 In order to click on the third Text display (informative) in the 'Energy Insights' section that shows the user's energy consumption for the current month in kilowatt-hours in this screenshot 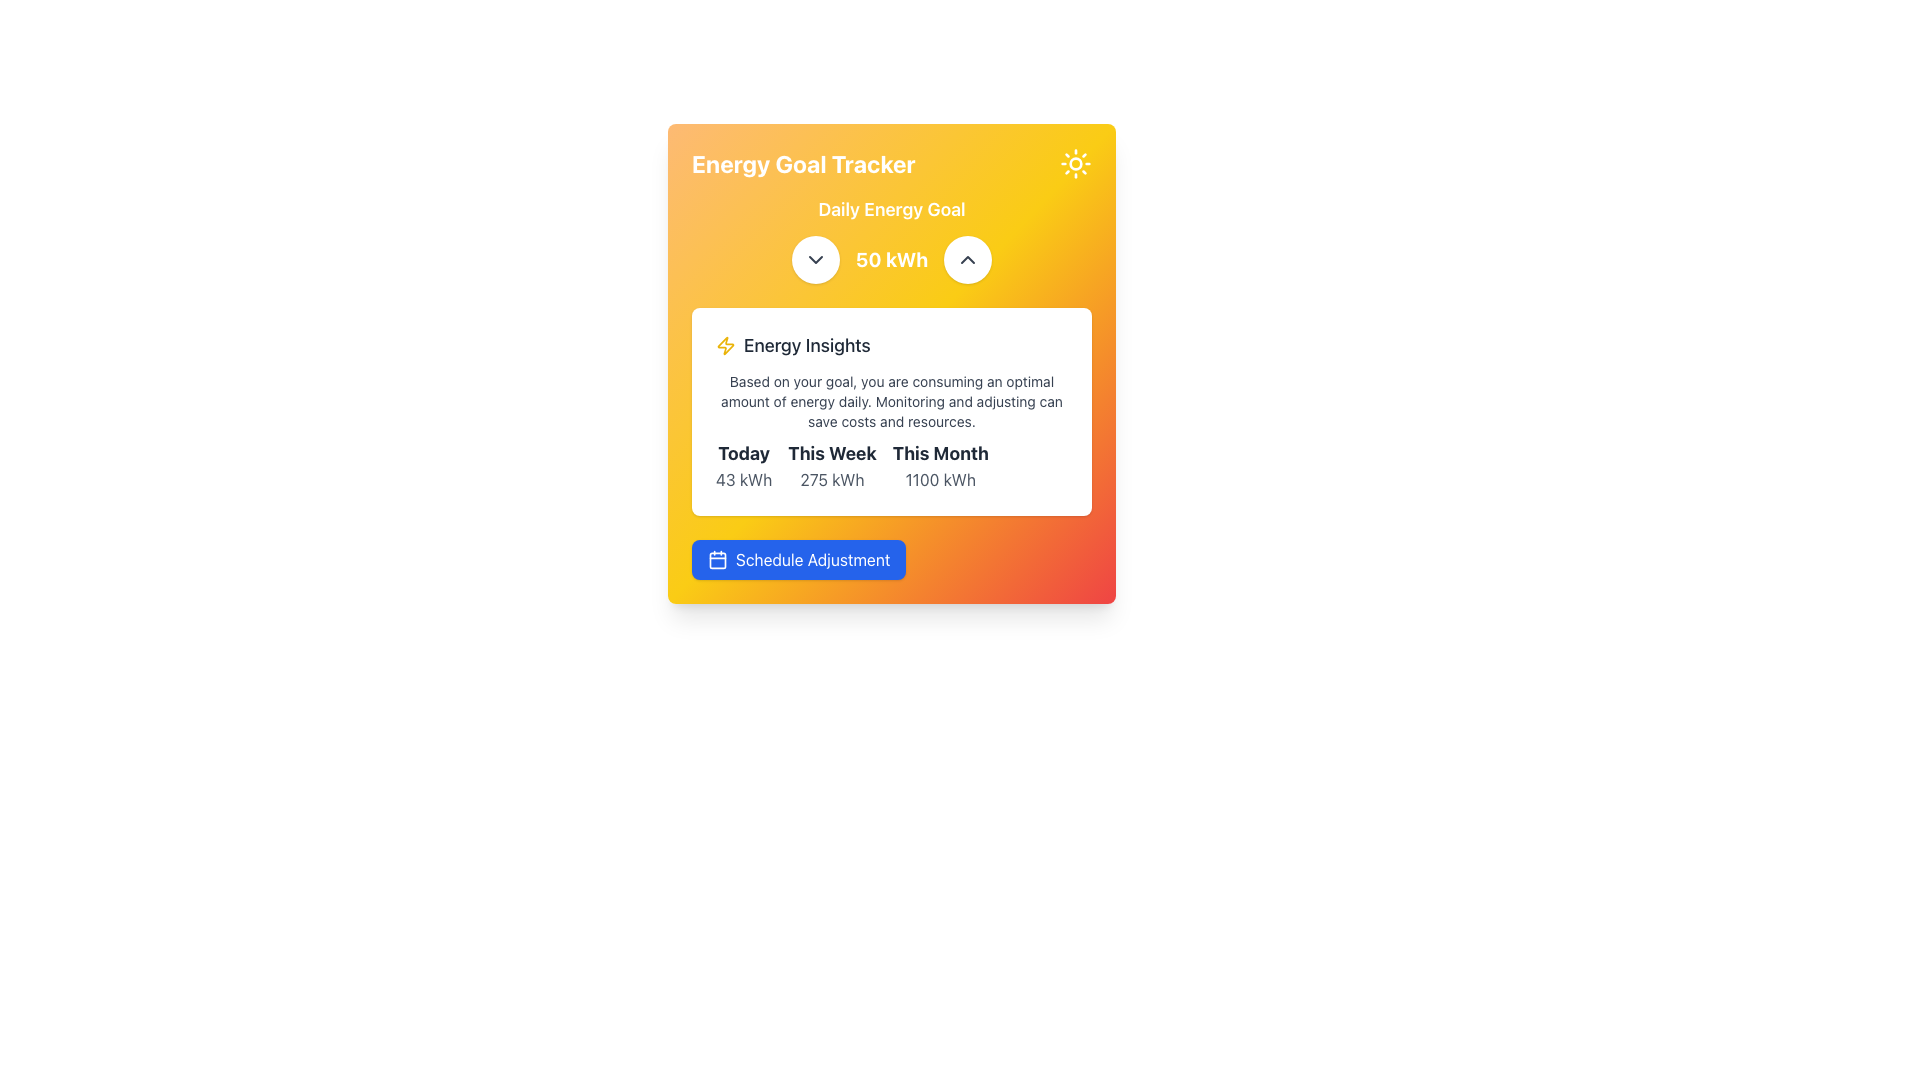, I will do `click(939, 466)`.